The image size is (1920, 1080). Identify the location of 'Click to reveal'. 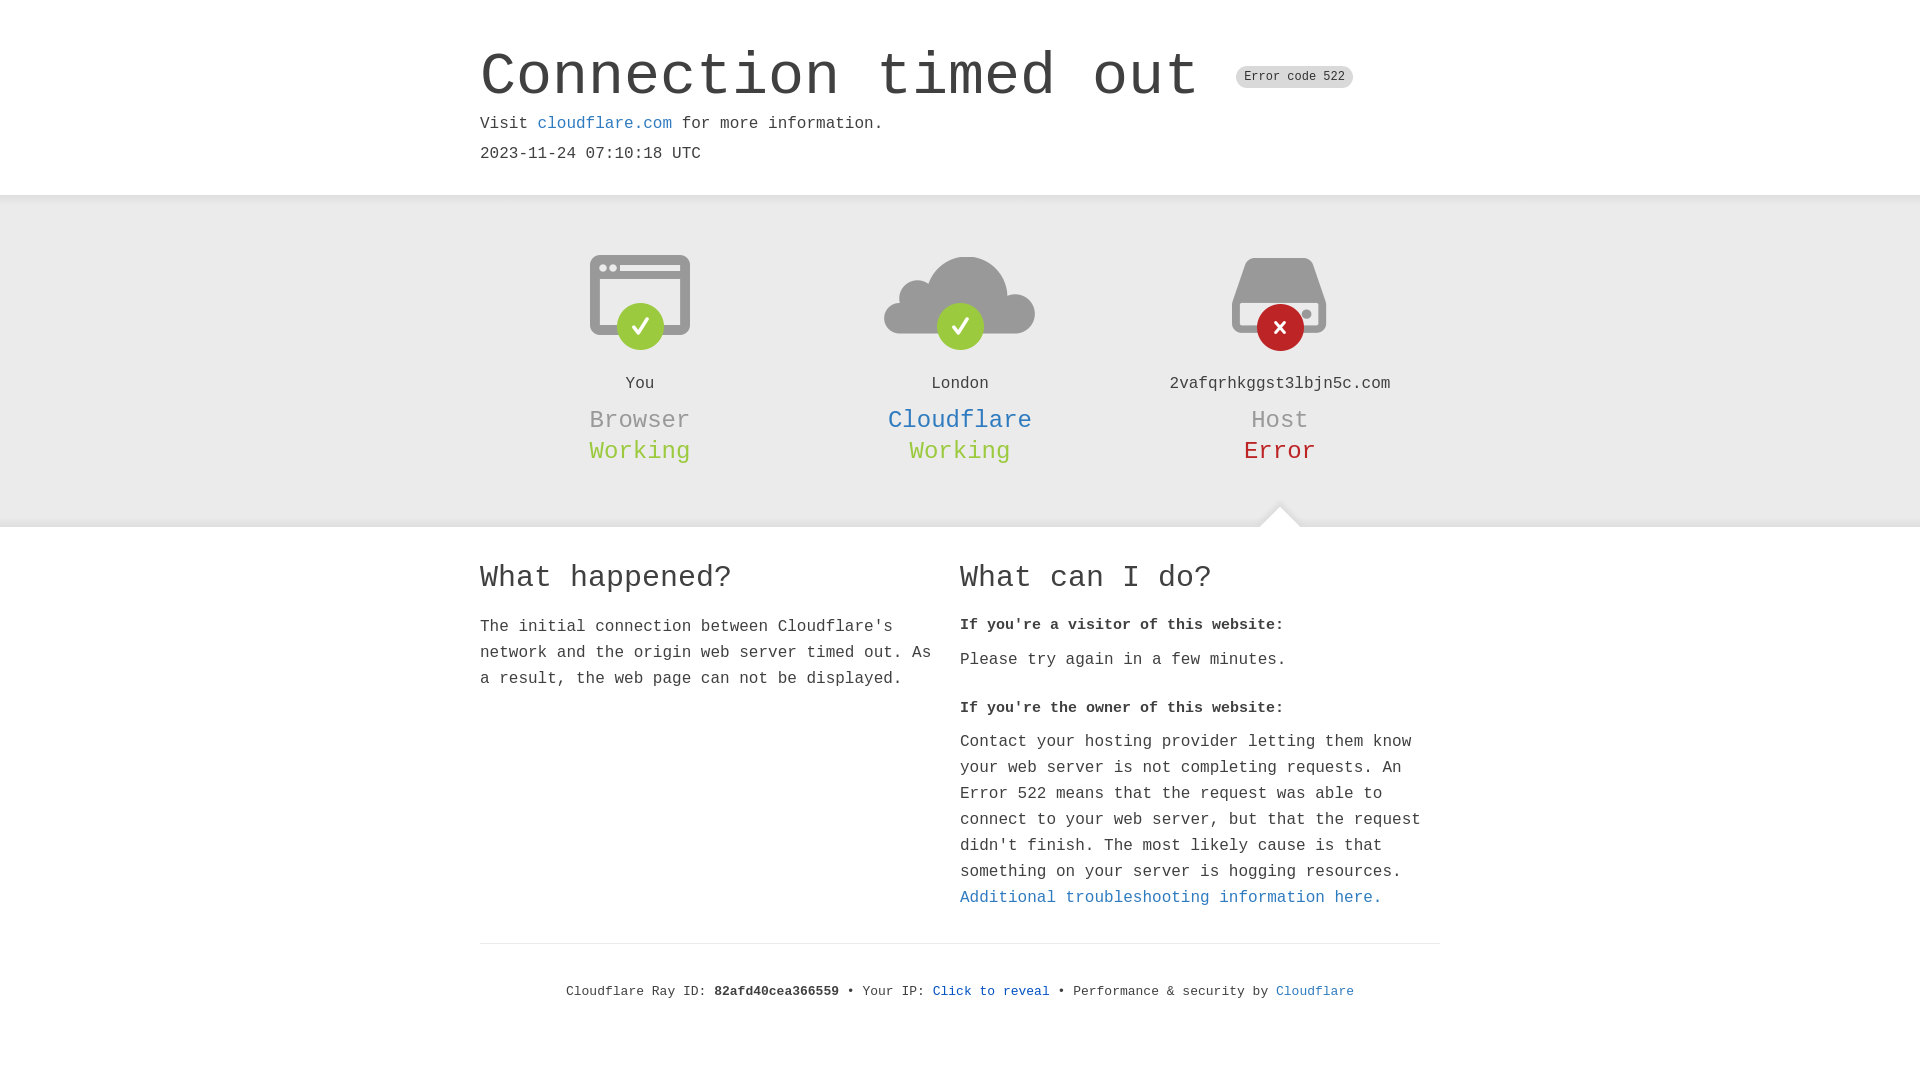
(991, 991).